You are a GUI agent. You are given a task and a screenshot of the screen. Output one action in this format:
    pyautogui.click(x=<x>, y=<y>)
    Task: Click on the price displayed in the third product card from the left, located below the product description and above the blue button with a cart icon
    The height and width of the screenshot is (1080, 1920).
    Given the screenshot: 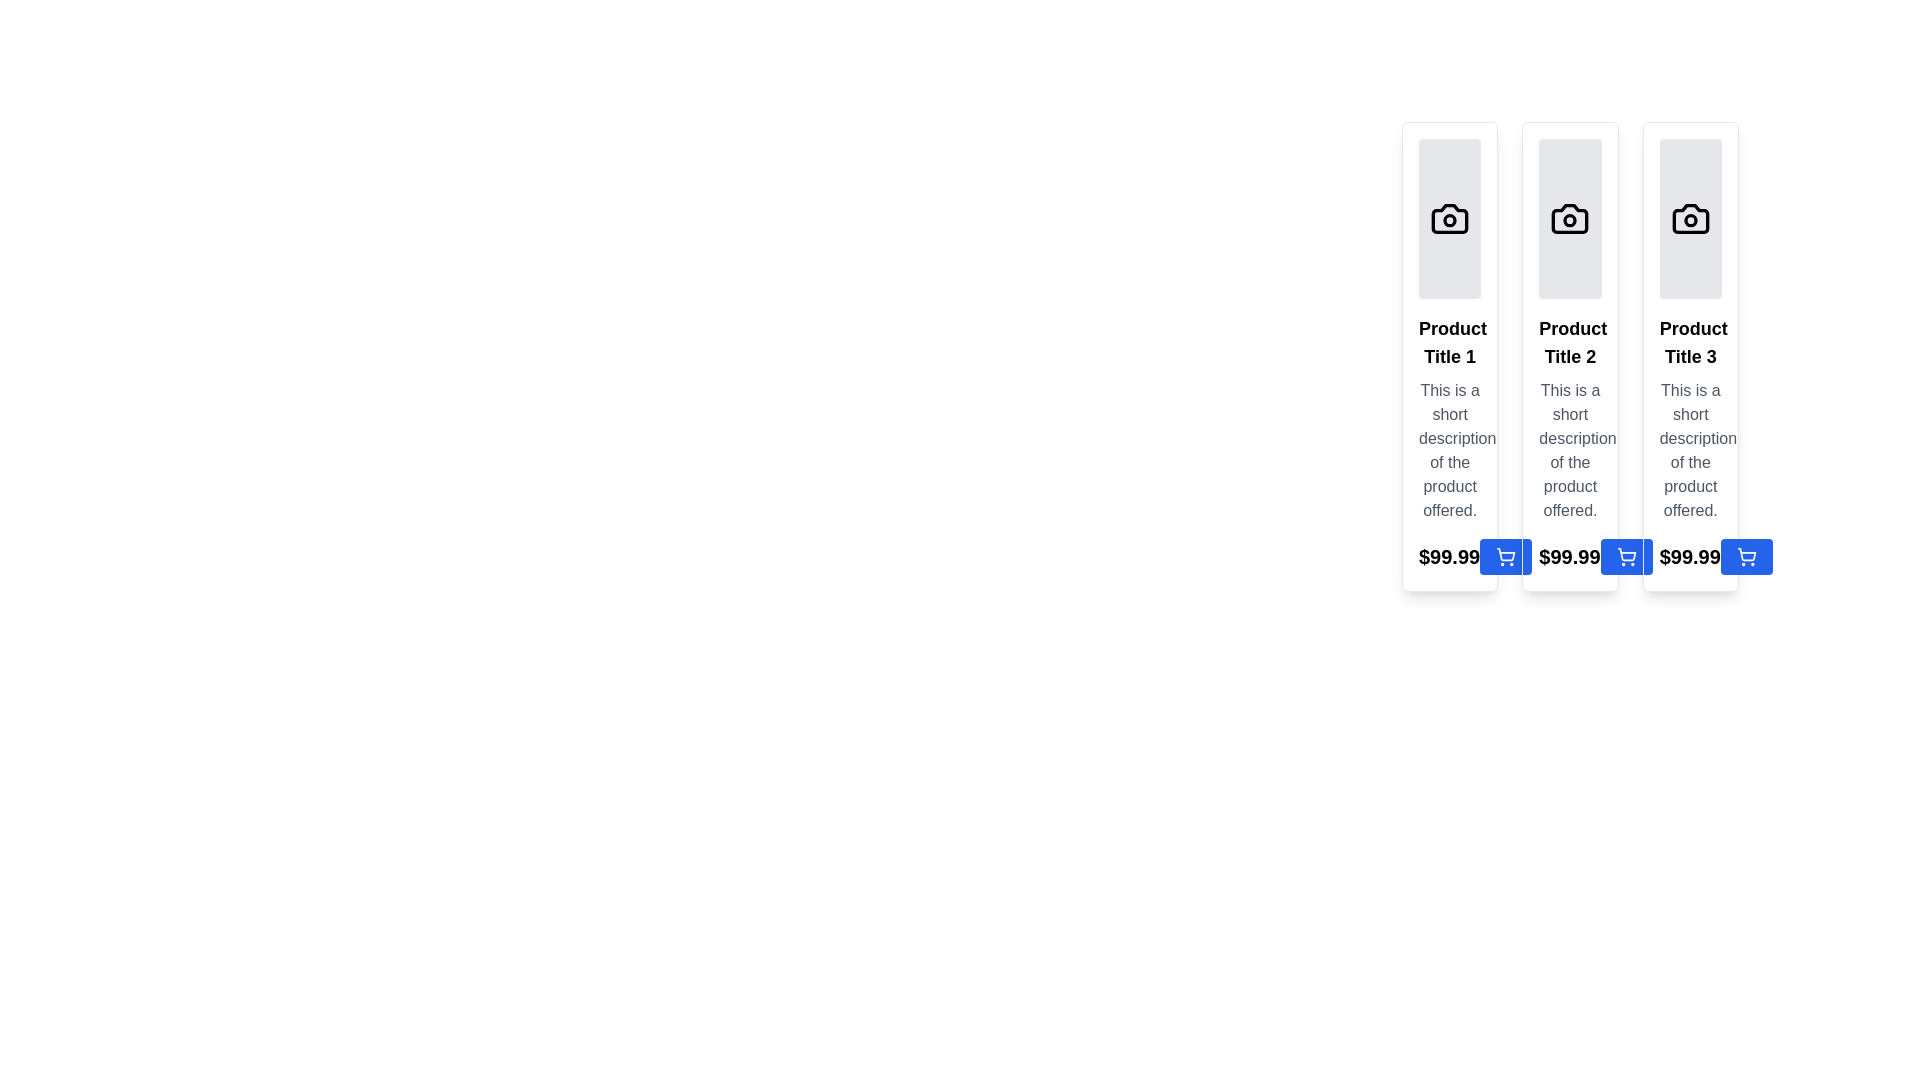 What is the action you would take?
    pyautogui.click(x=1689, y=556)
    